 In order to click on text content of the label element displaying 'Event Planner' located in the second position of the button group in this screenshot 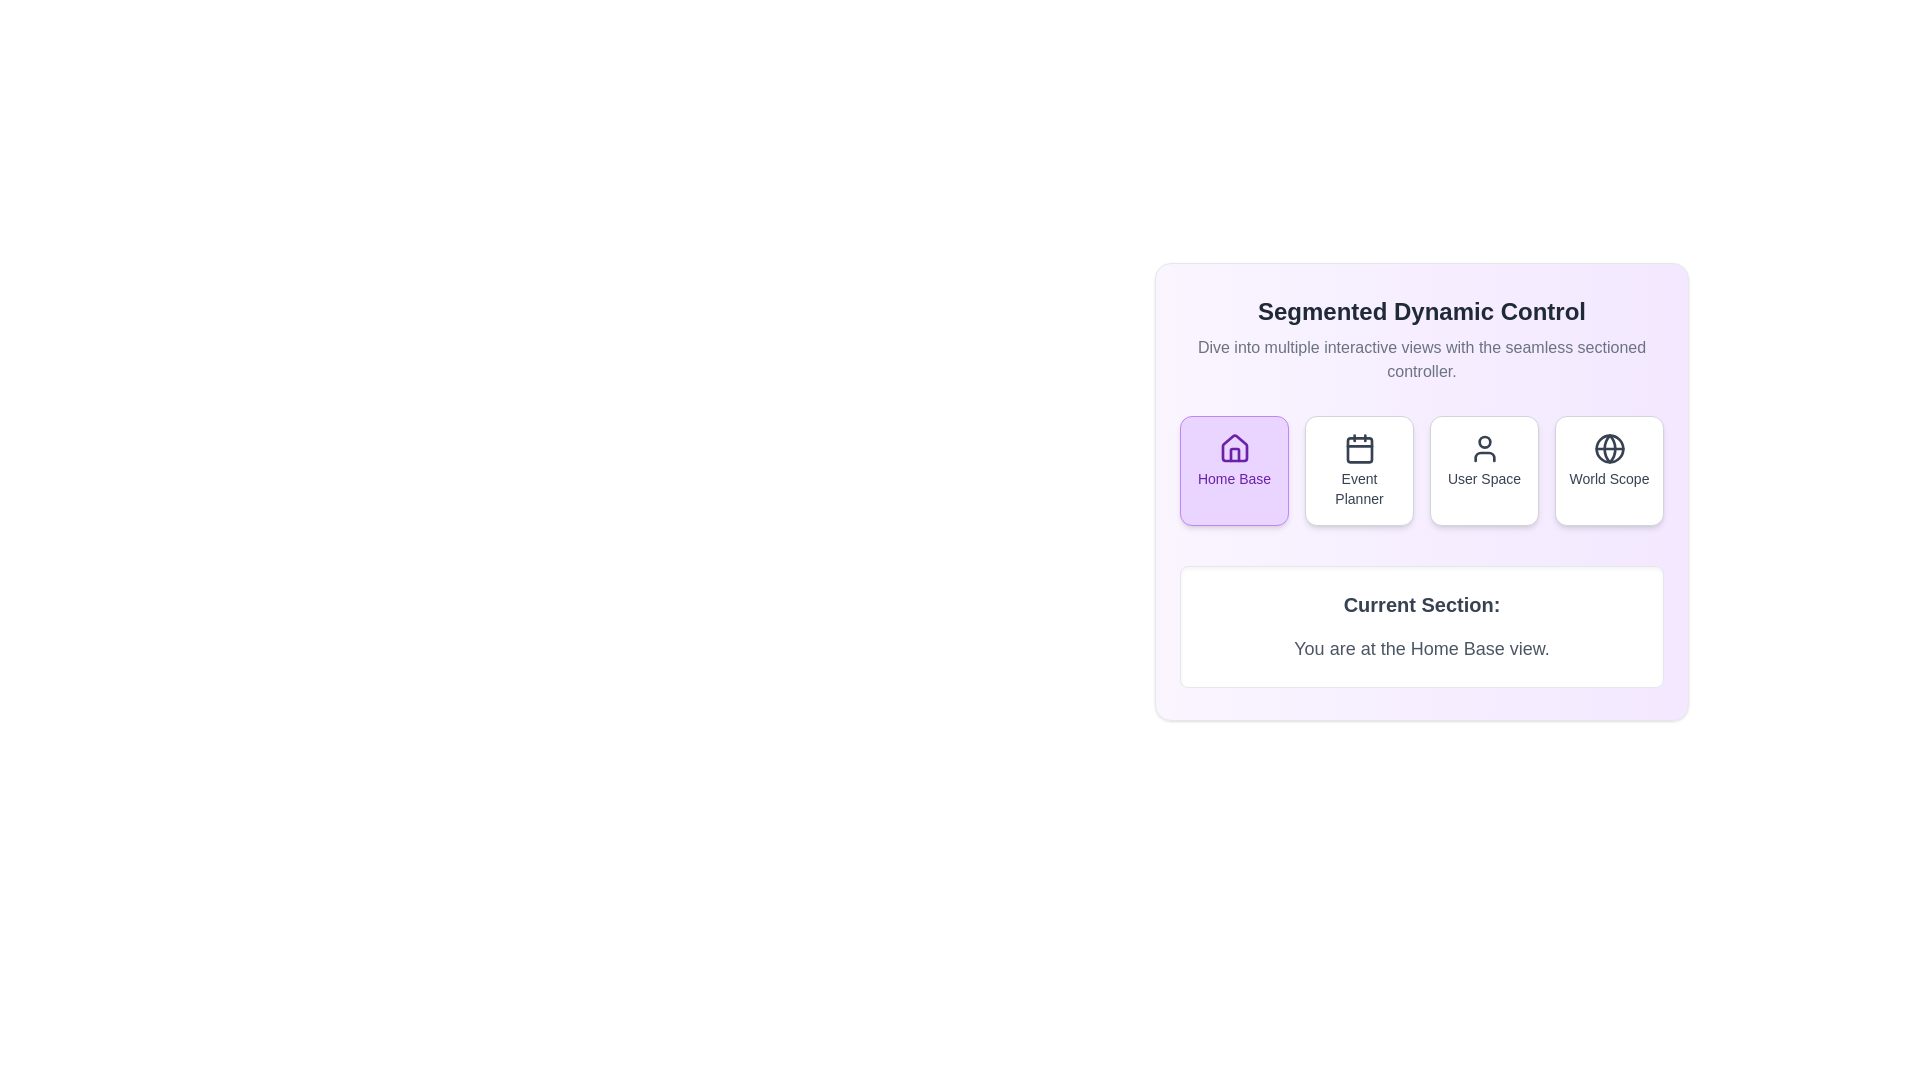, I will do `click(1359, 489)`.